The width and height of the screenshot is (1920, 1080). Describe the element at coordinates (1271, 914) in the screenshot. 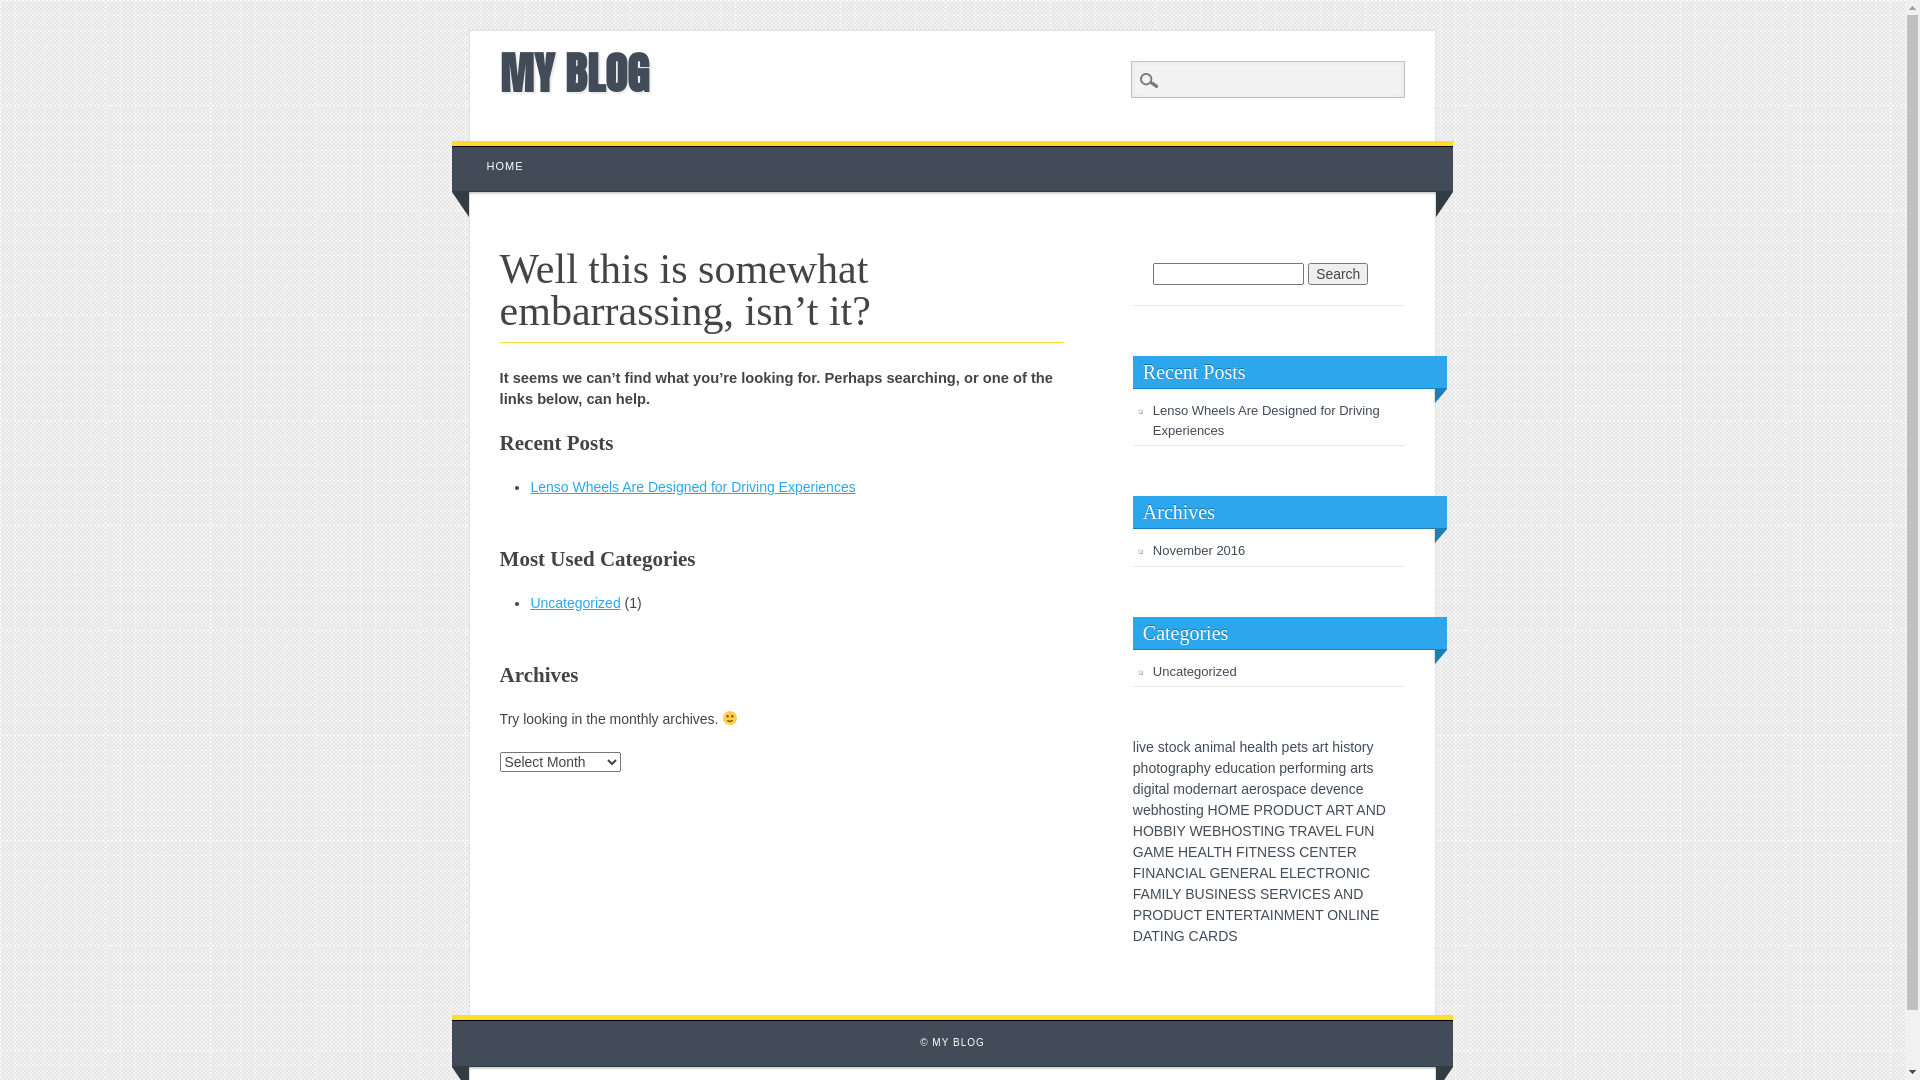

I see `'I'` at that location.